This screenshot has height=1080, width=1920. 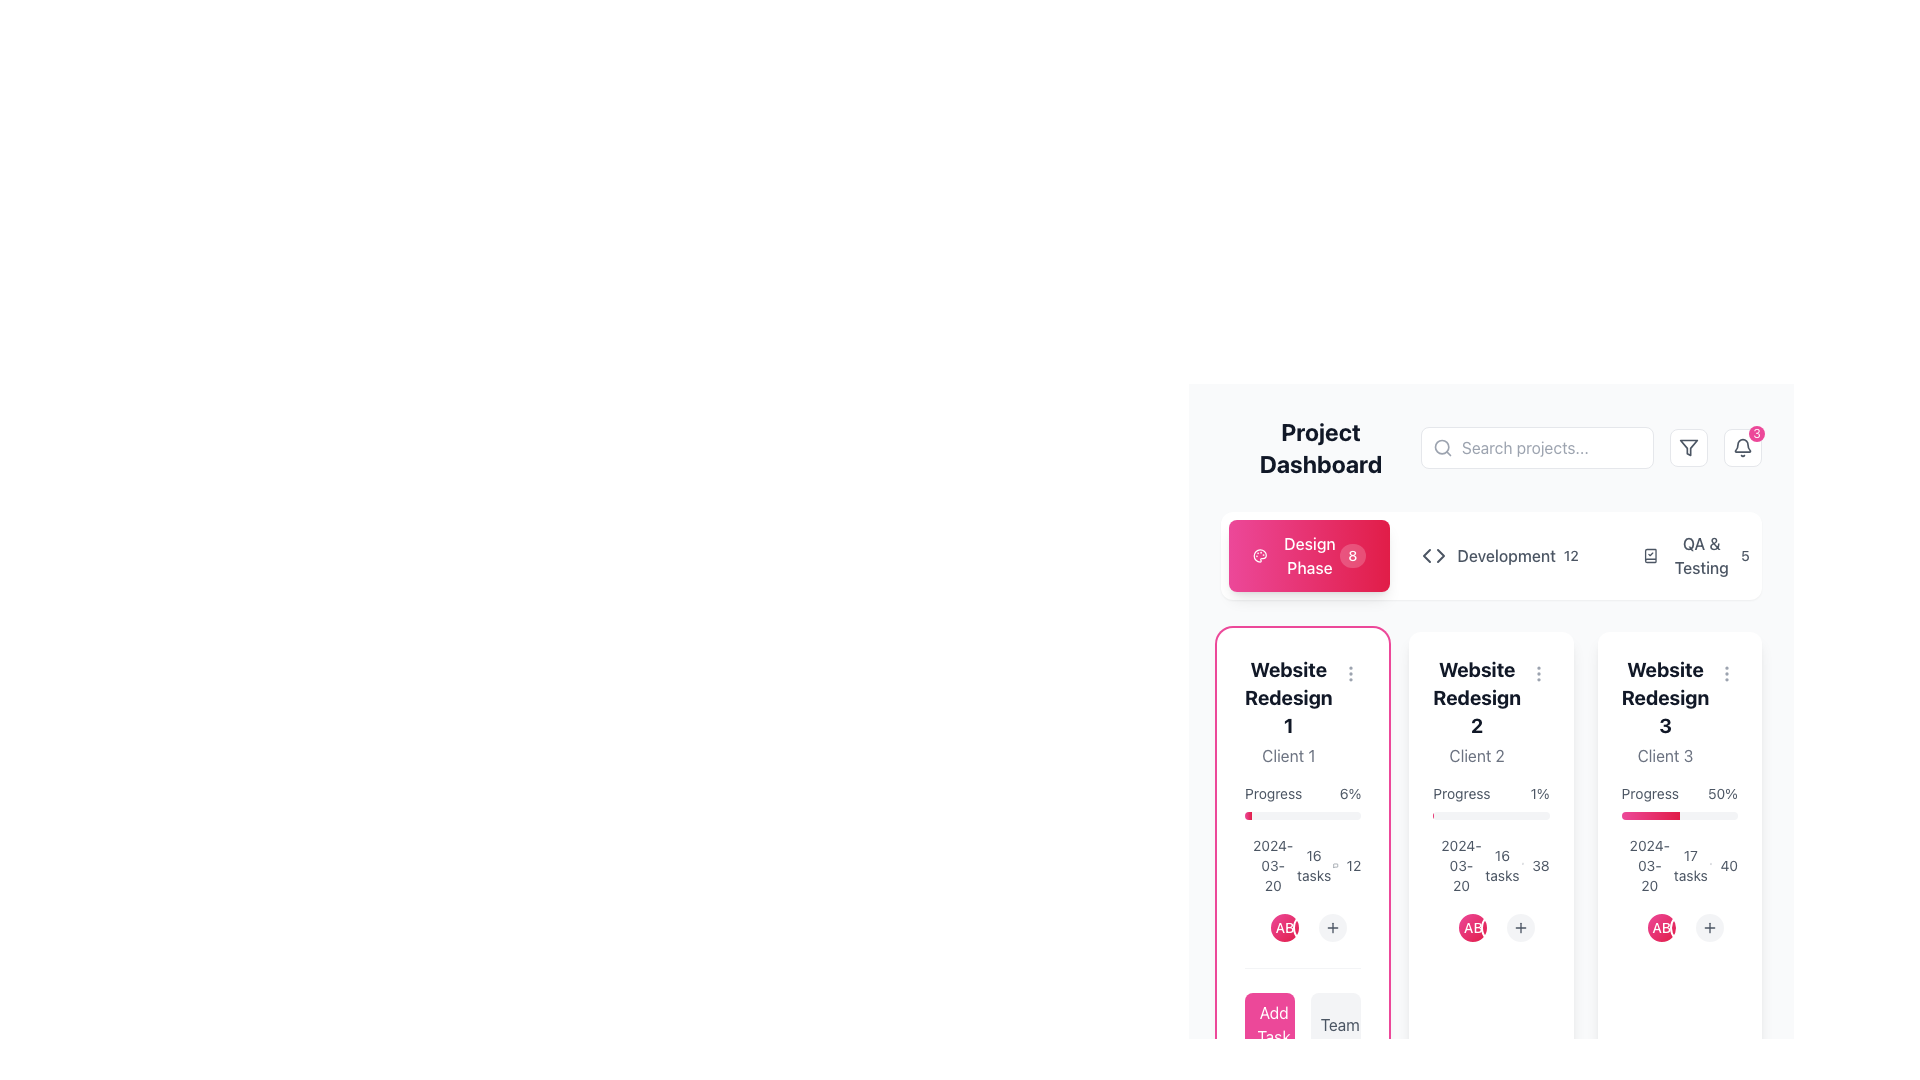 What do you see at coordinates (1635, 865) in the screenshot?
I see `date information displayed in gray text format '2024-03-20', which is located next to a calendar icon in the top-left corner of the grid layout` at bounding box center [1635, 865].